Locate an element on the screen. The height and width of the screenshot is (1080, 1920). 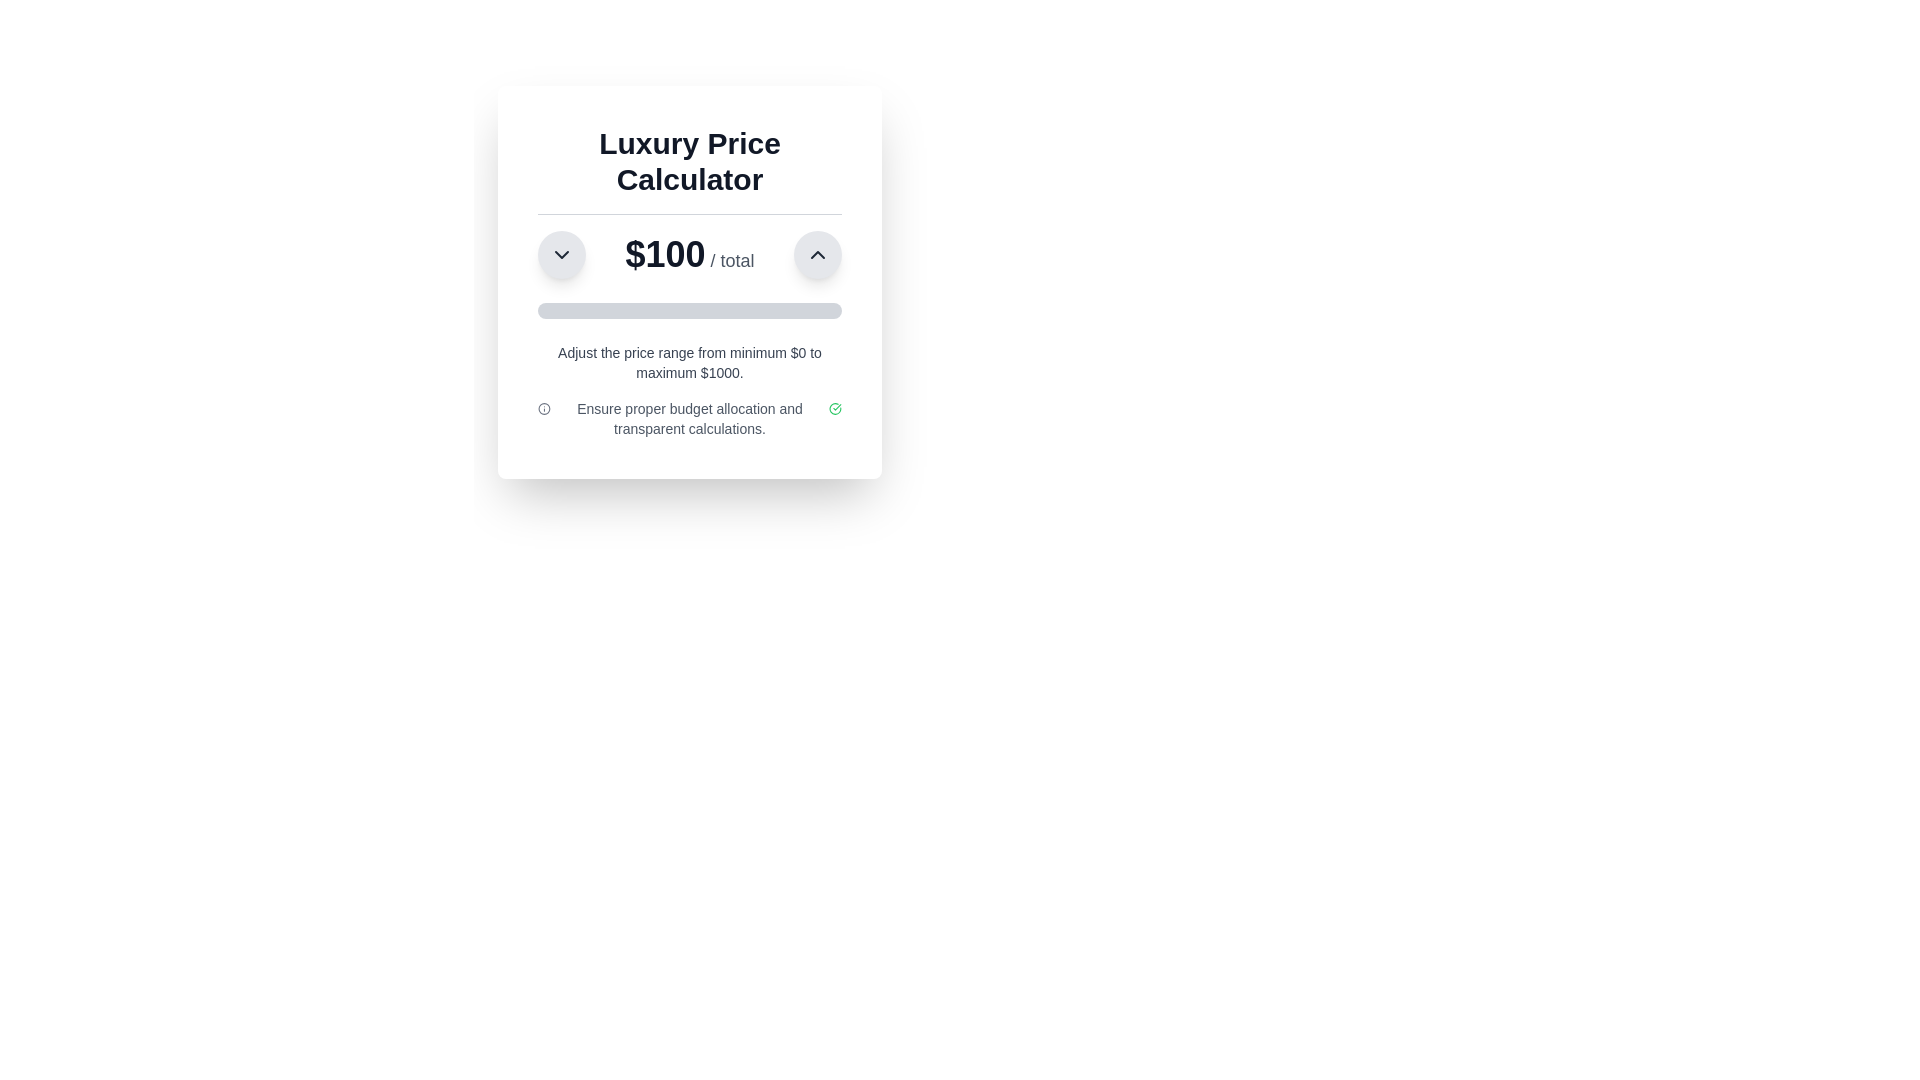
the slider's value is located at coordinates (562, 311).